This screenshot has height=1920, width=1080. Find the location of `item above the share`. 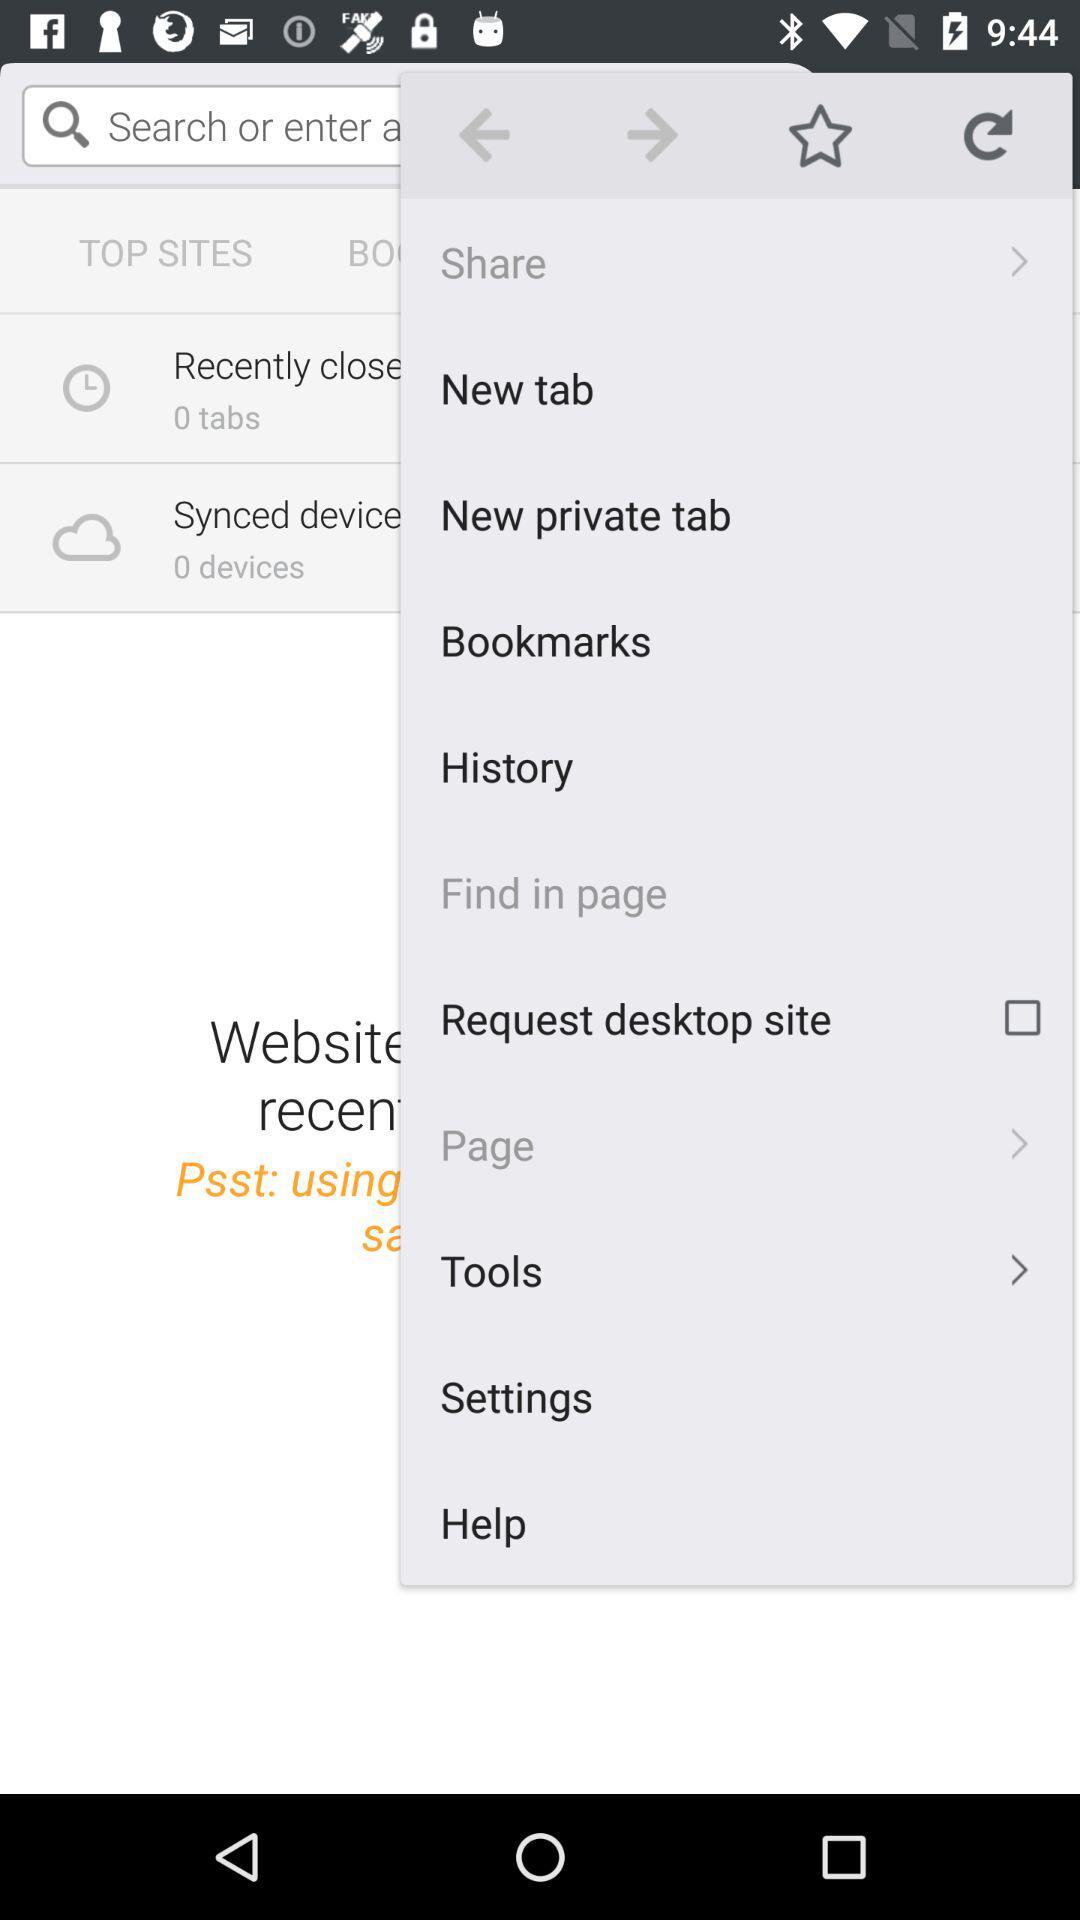

item above the share is located at coordinates (987, 134).